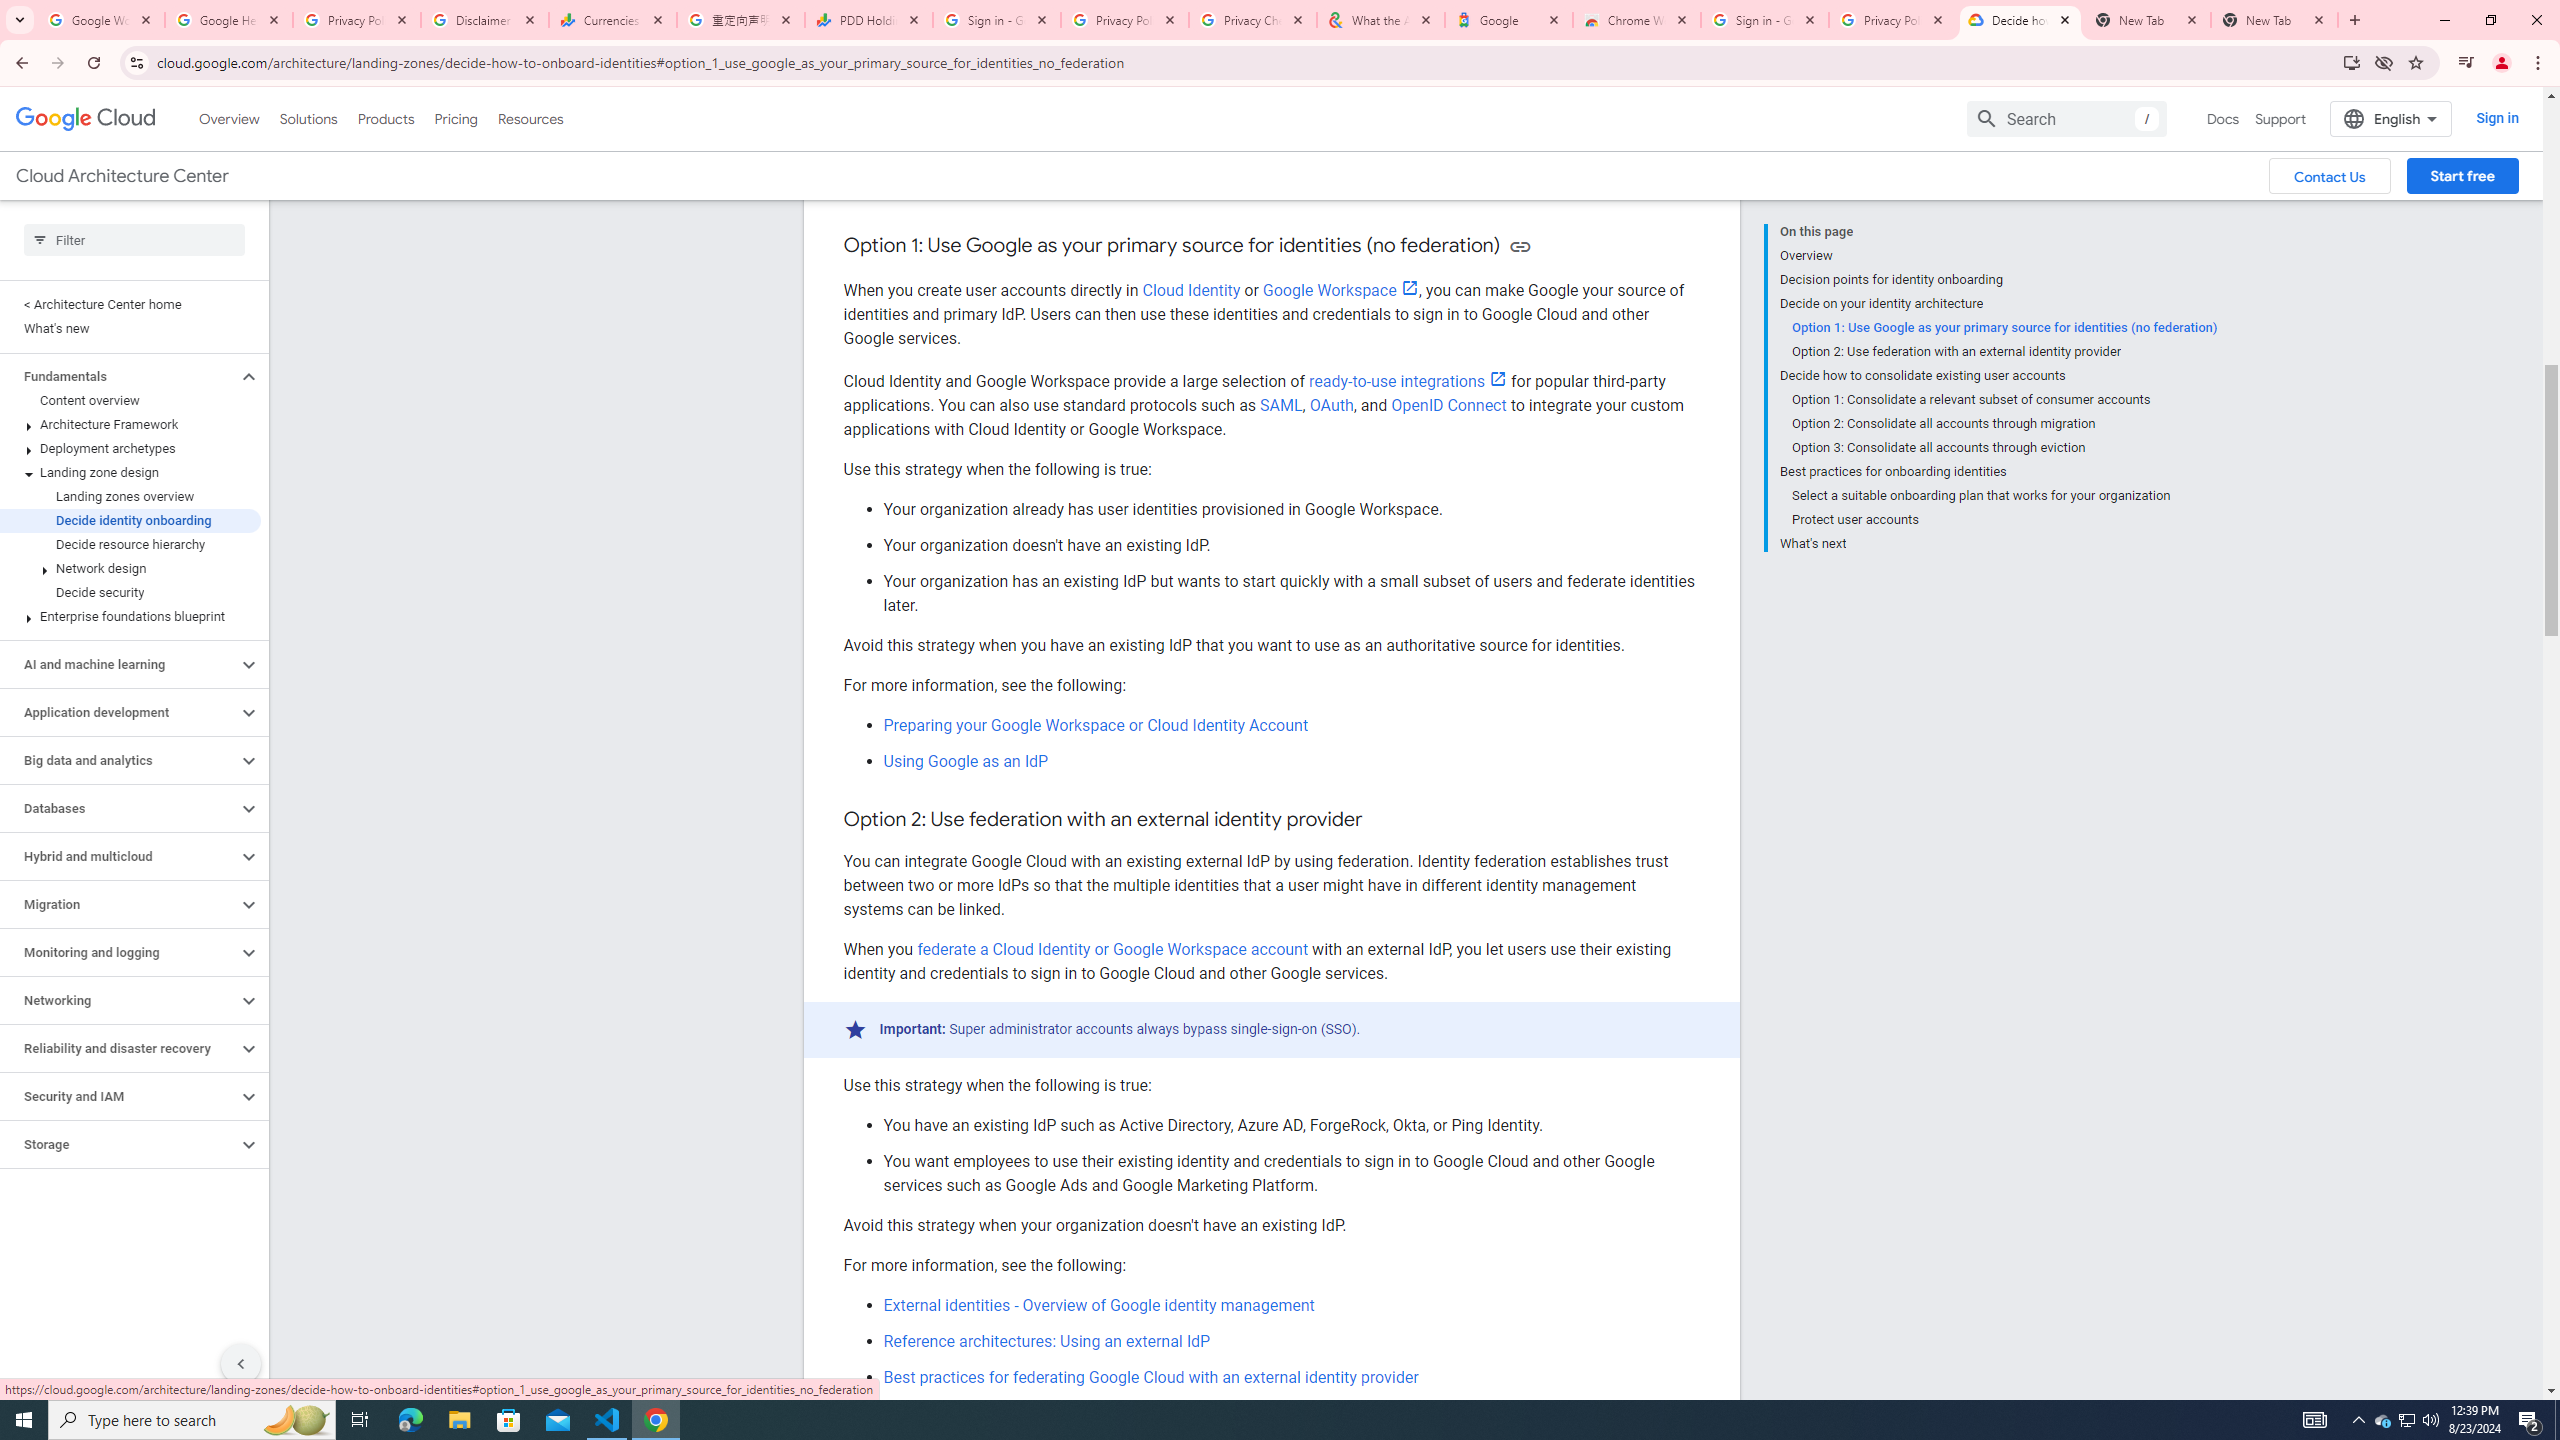  What do you see at coordinates (130, 424) in the screenshot?
I see `'Architecture Framework'` at bounding box center [130, 424].